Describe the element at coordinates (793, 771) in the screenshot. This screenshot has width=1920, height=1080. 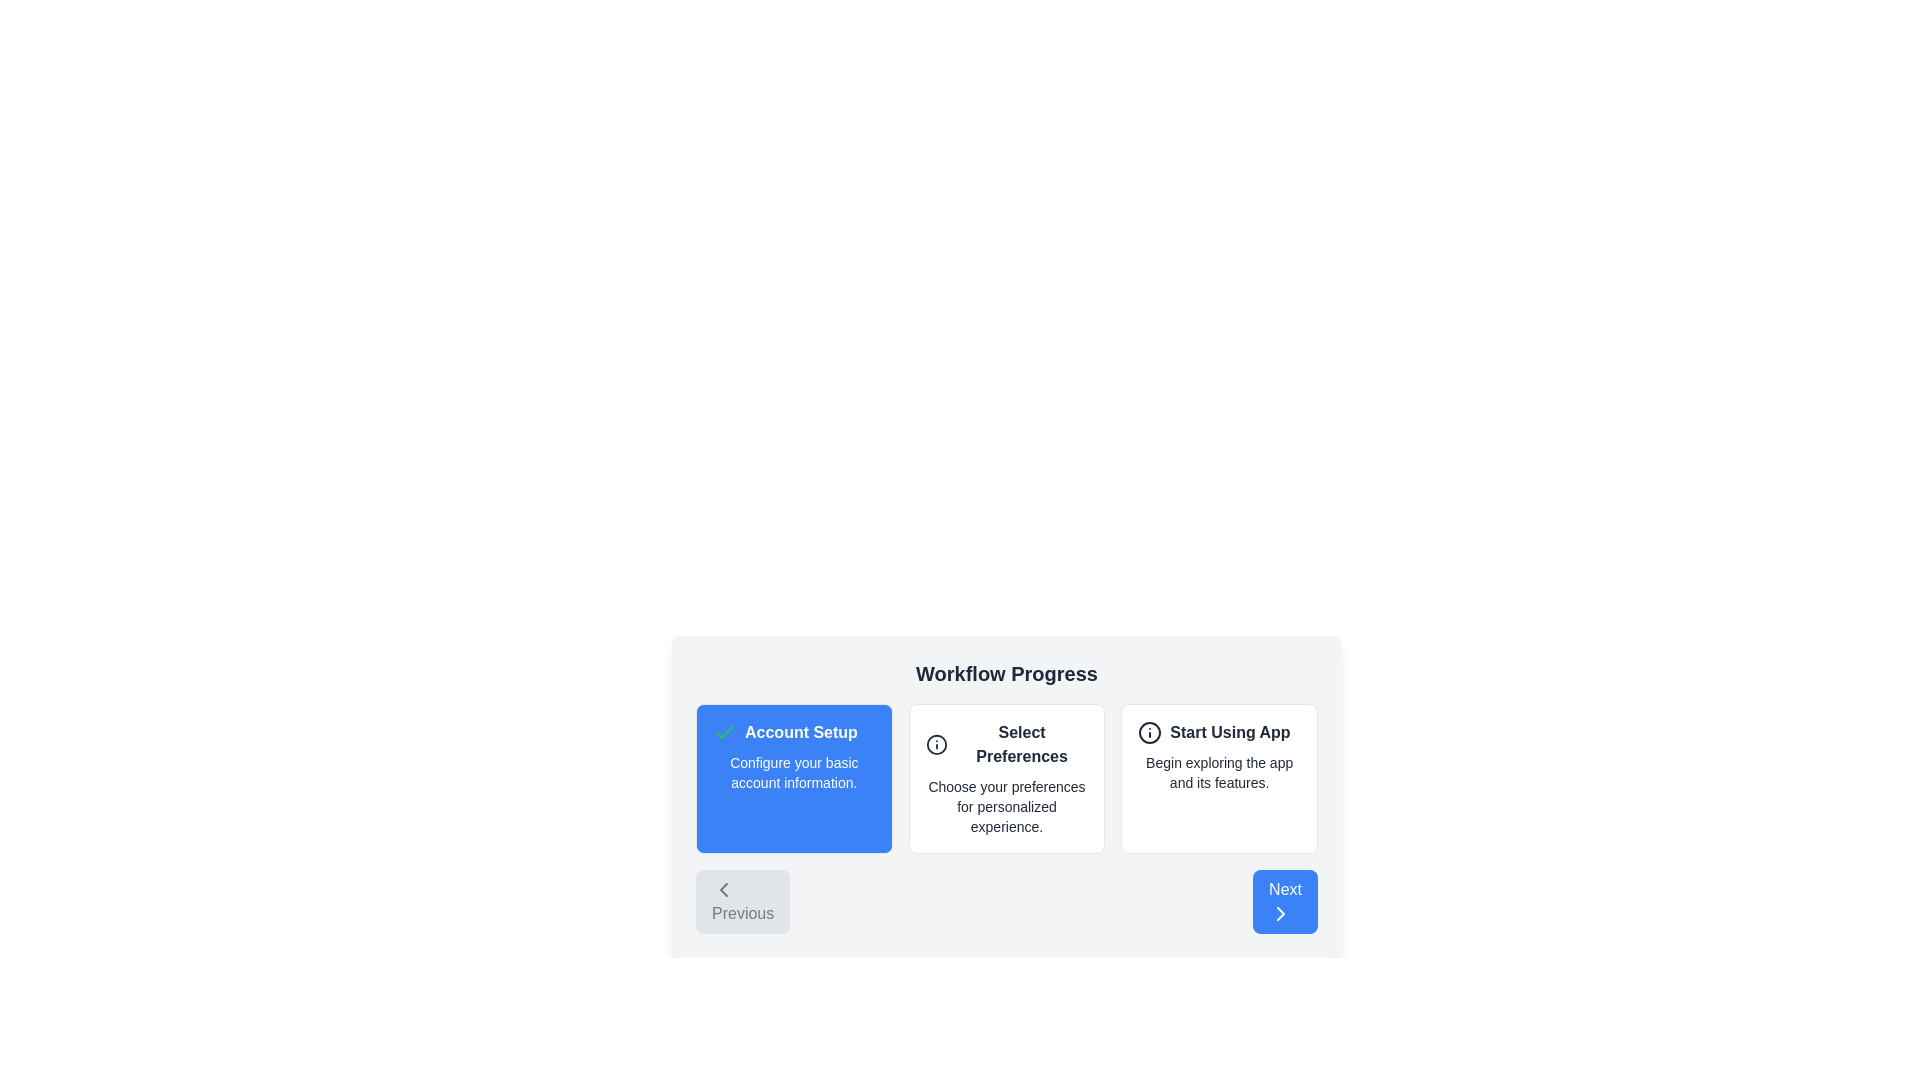
I see `the static text label that provides guidance about the 'Account Setup' process, located within the blue box titled 'Account Setup.'` at that location.